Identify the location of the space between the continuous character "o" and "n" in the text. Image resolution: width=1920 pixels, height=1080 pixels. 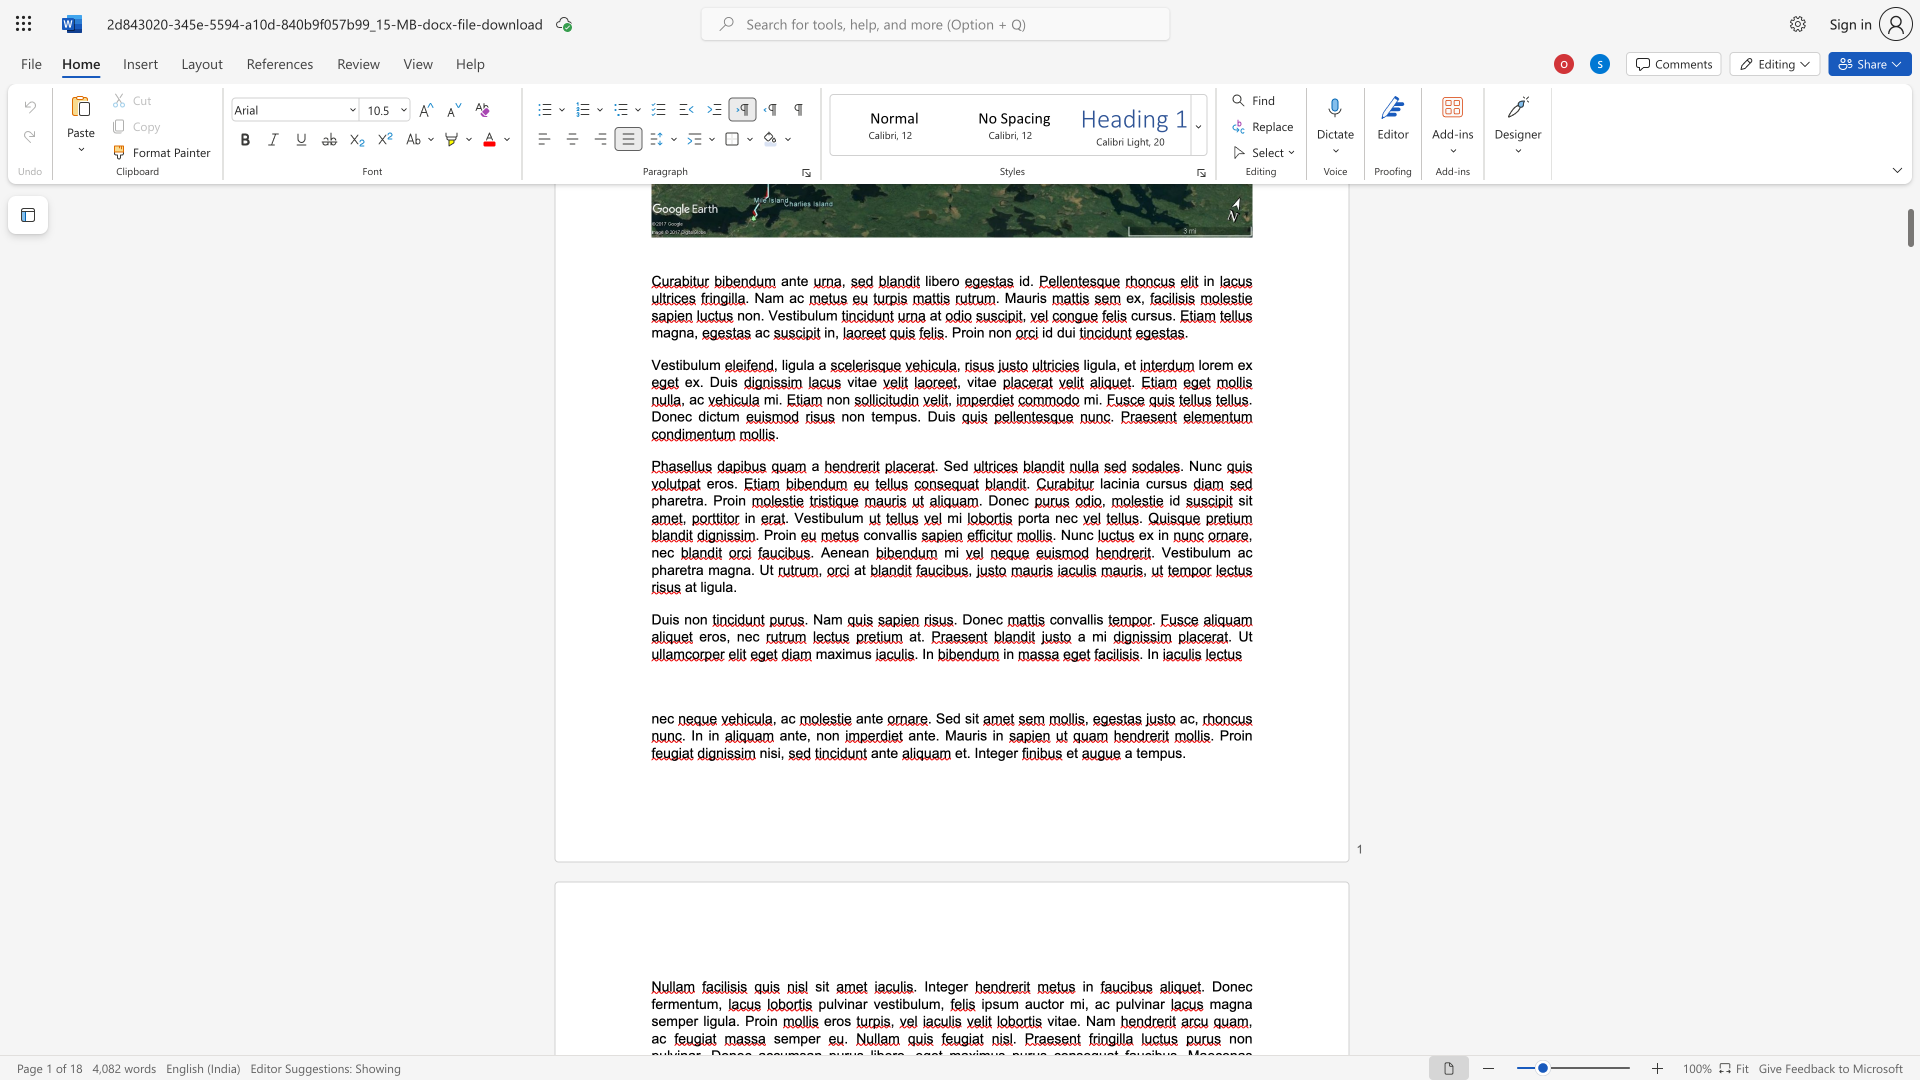
(831, 735).